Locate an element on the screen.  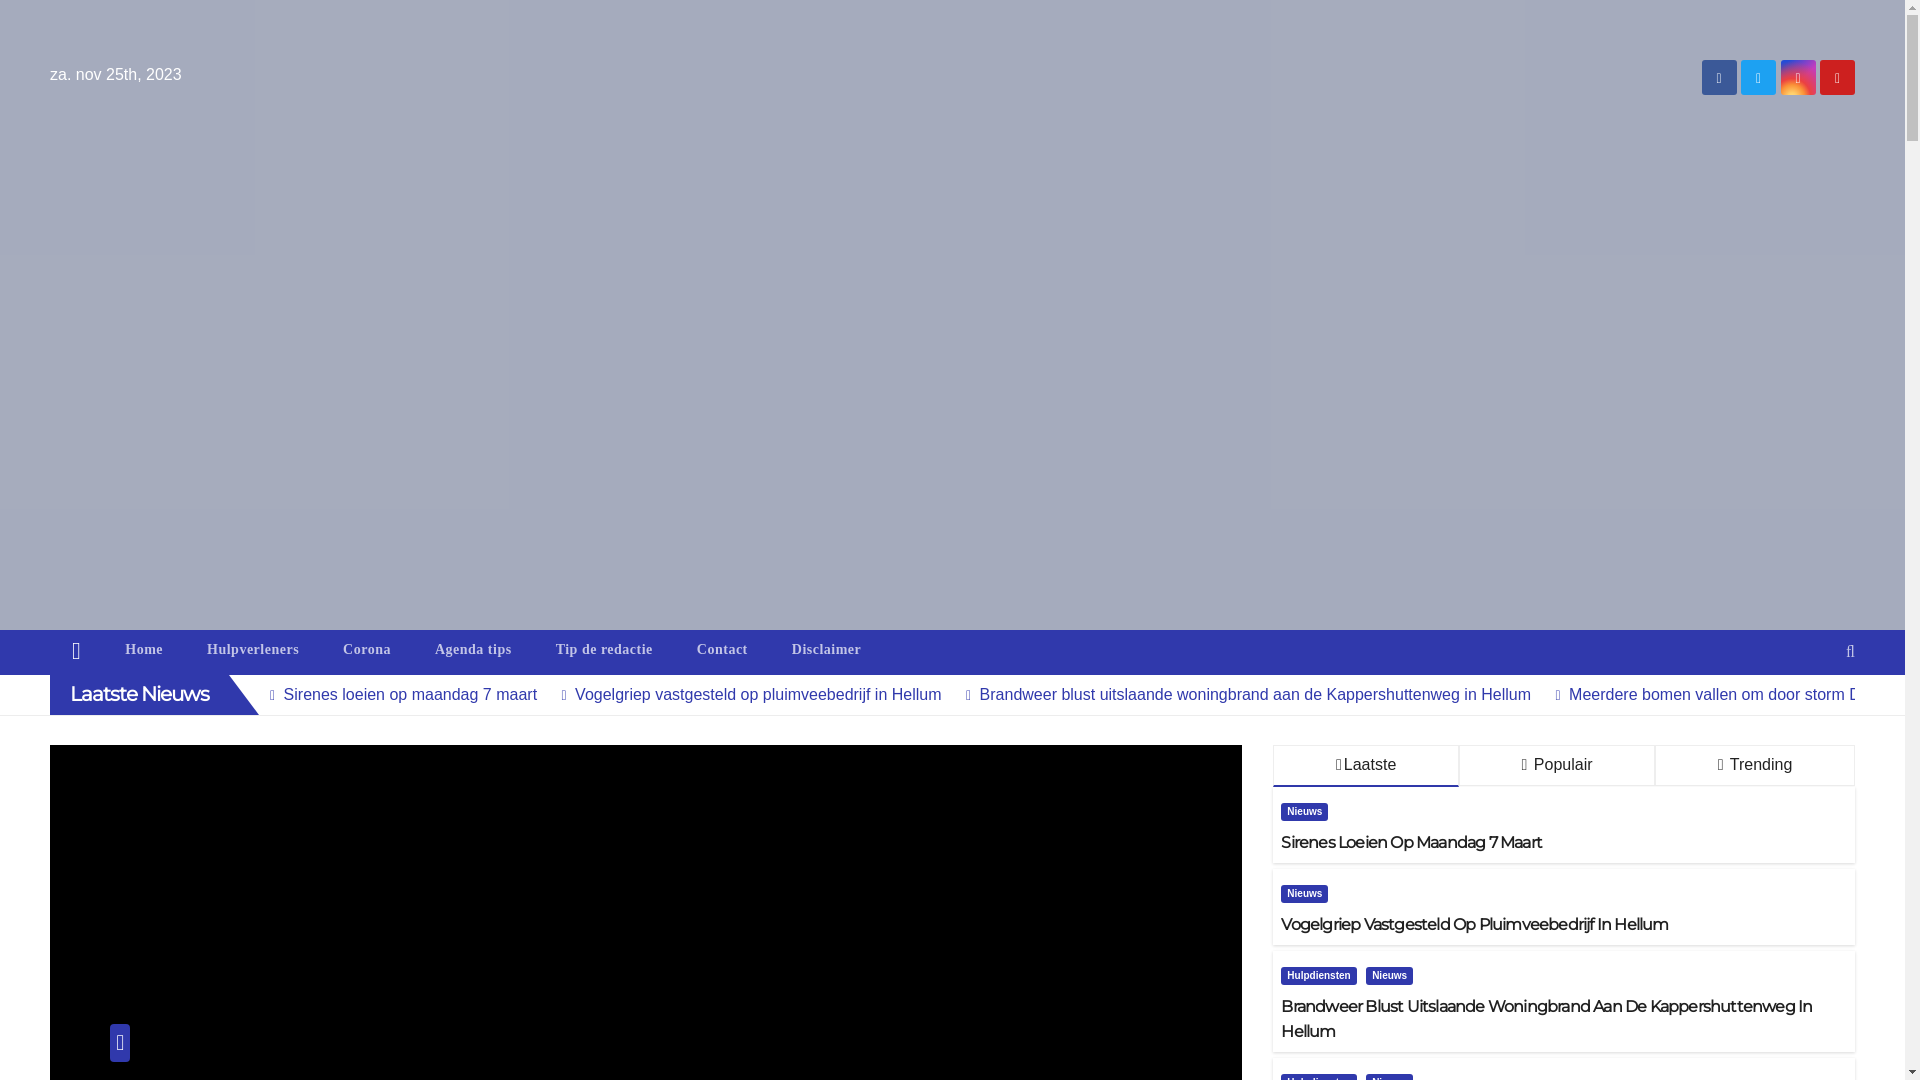
'Home' is located at coordinates (143, 650).